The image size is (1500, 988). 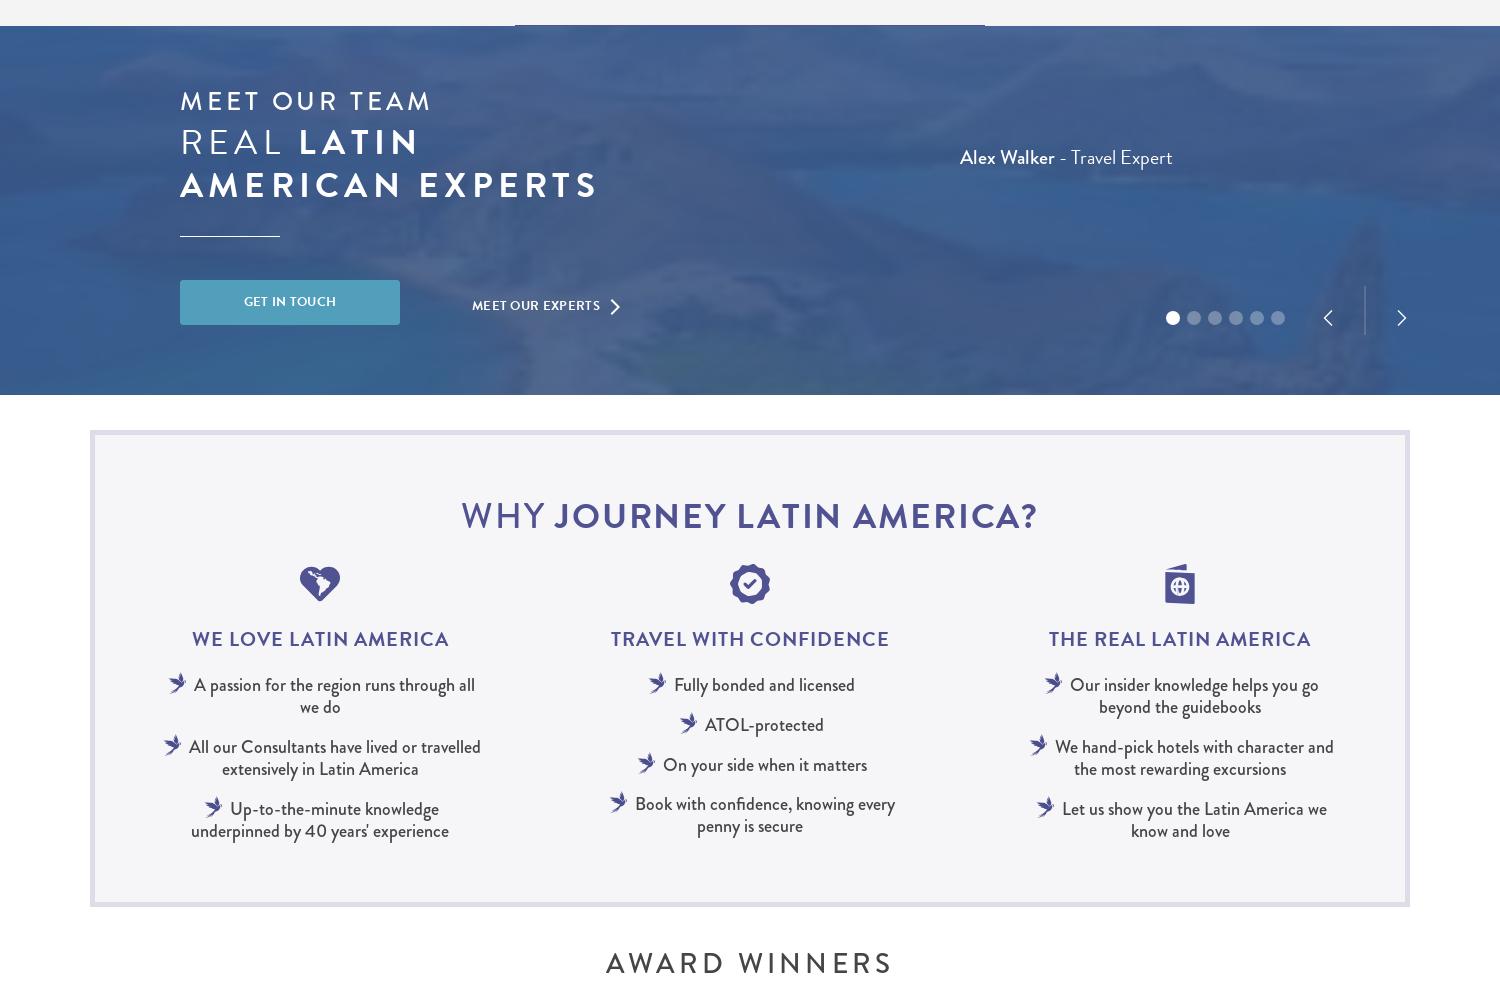 I want to click on 'Why', so click(x=508, y=514).